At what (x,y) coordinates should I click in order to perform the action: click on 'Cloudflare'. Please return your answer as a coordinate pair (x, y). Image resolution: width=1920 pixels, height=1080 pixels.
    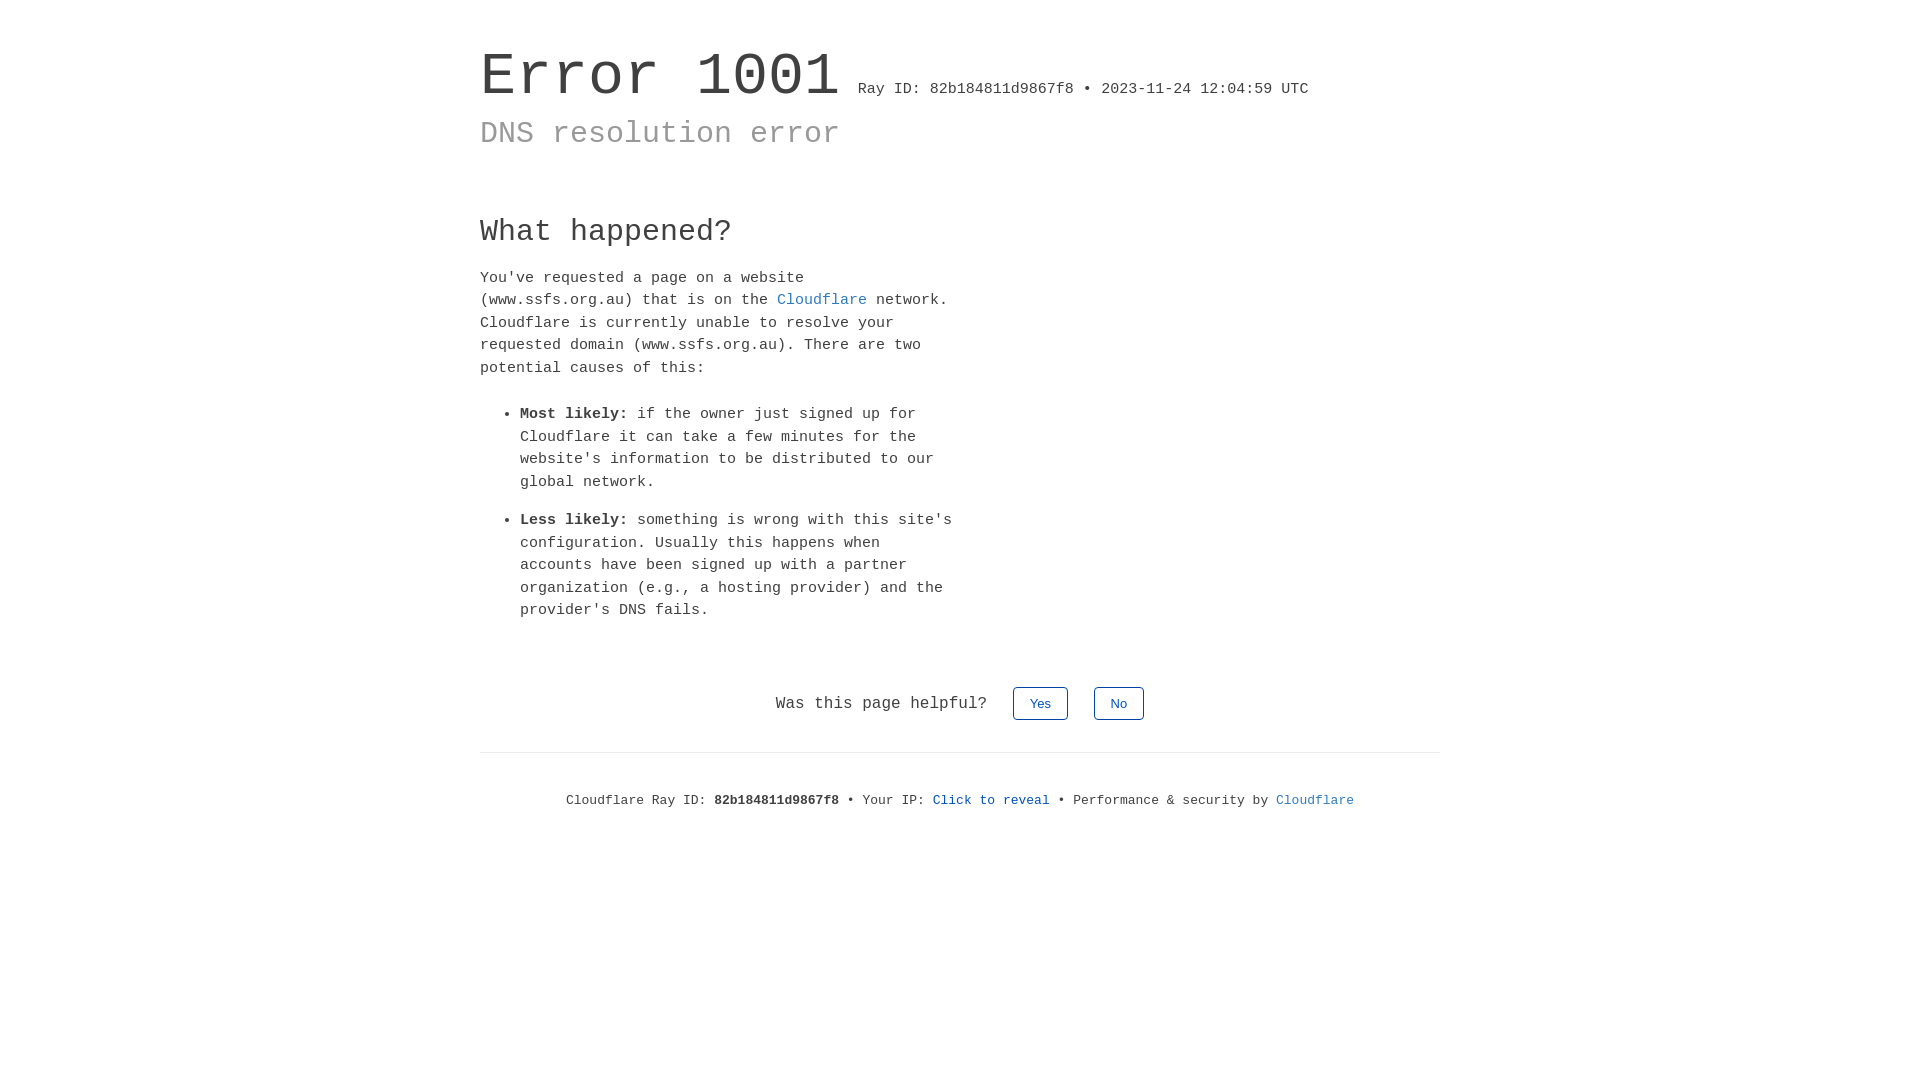
    Looking at the image, I should click on (776, 300).